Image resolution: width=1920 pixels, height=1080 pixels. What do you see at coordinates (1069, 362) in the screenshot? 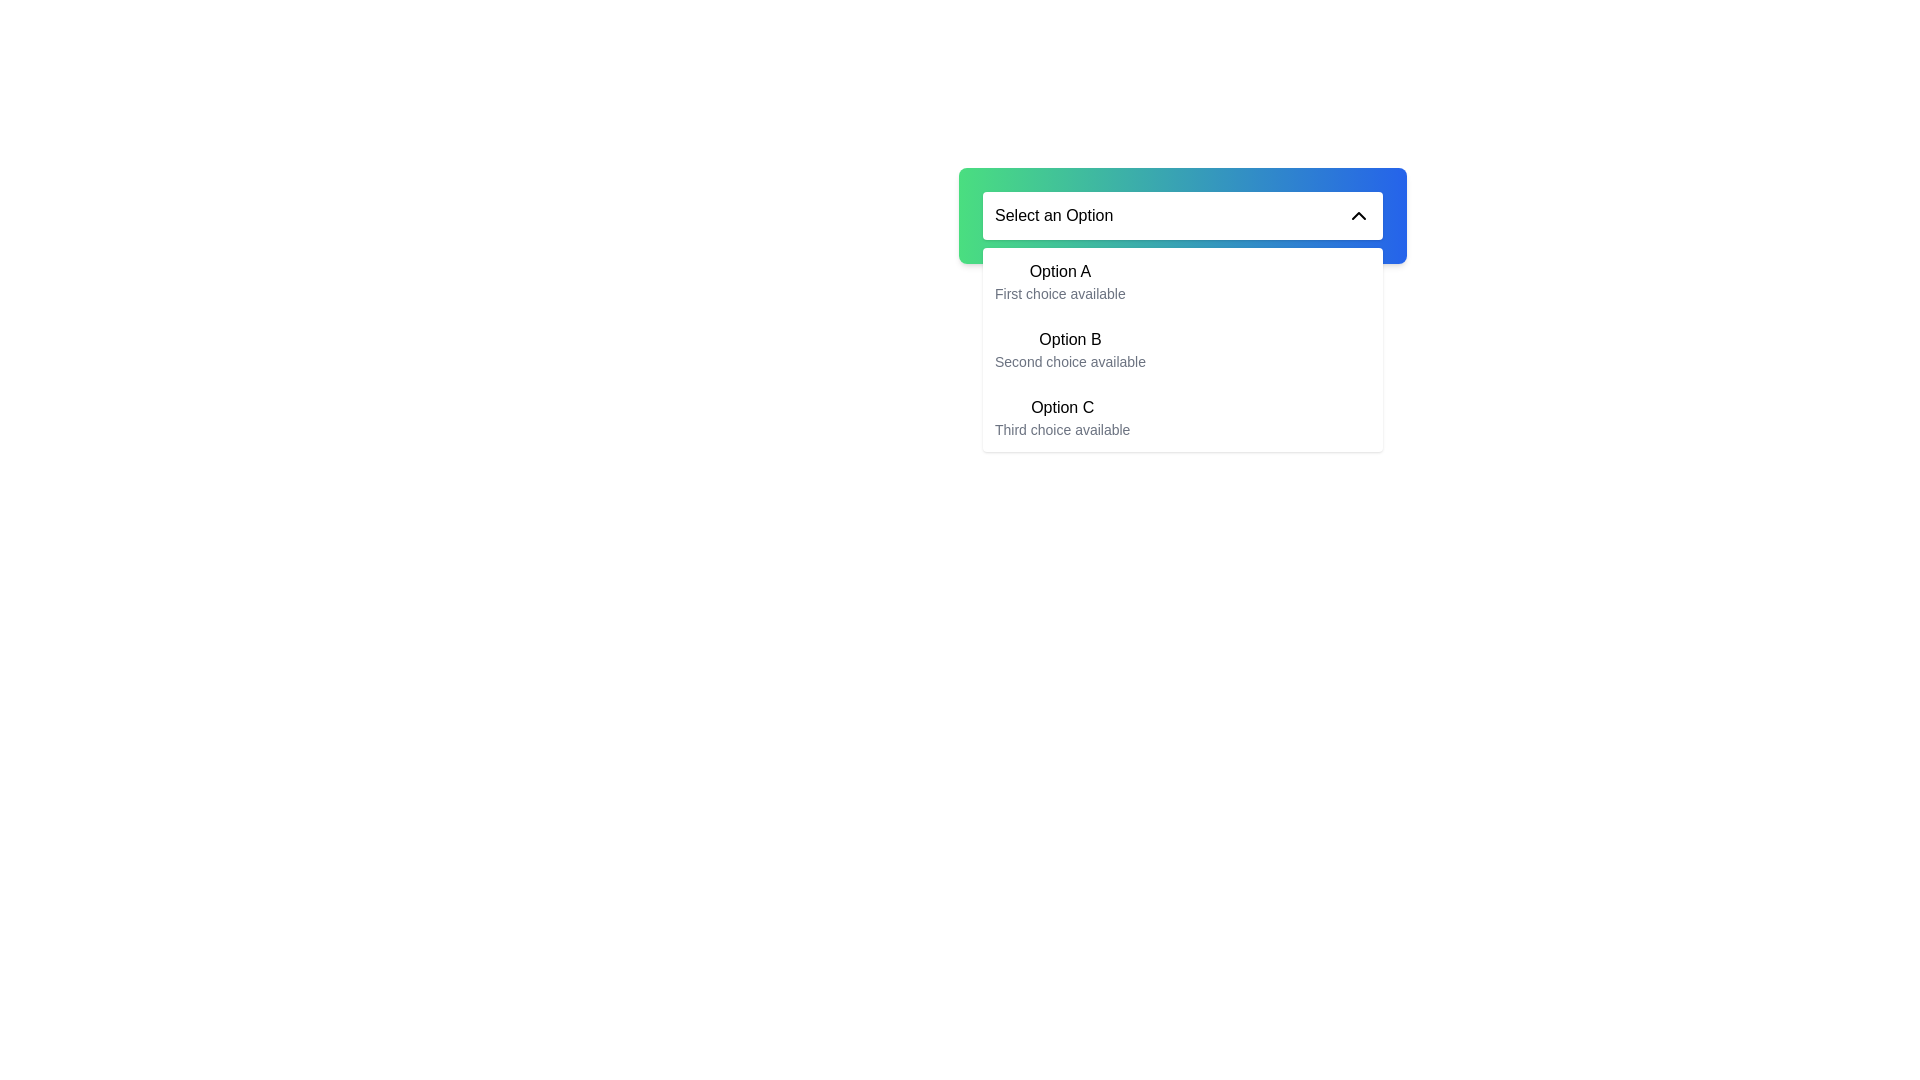
I see `the static text label that provides additional information for 'Option B', which is located below the main title 'Option B' in the dropdown menu` at bounding box center [1069, 362].